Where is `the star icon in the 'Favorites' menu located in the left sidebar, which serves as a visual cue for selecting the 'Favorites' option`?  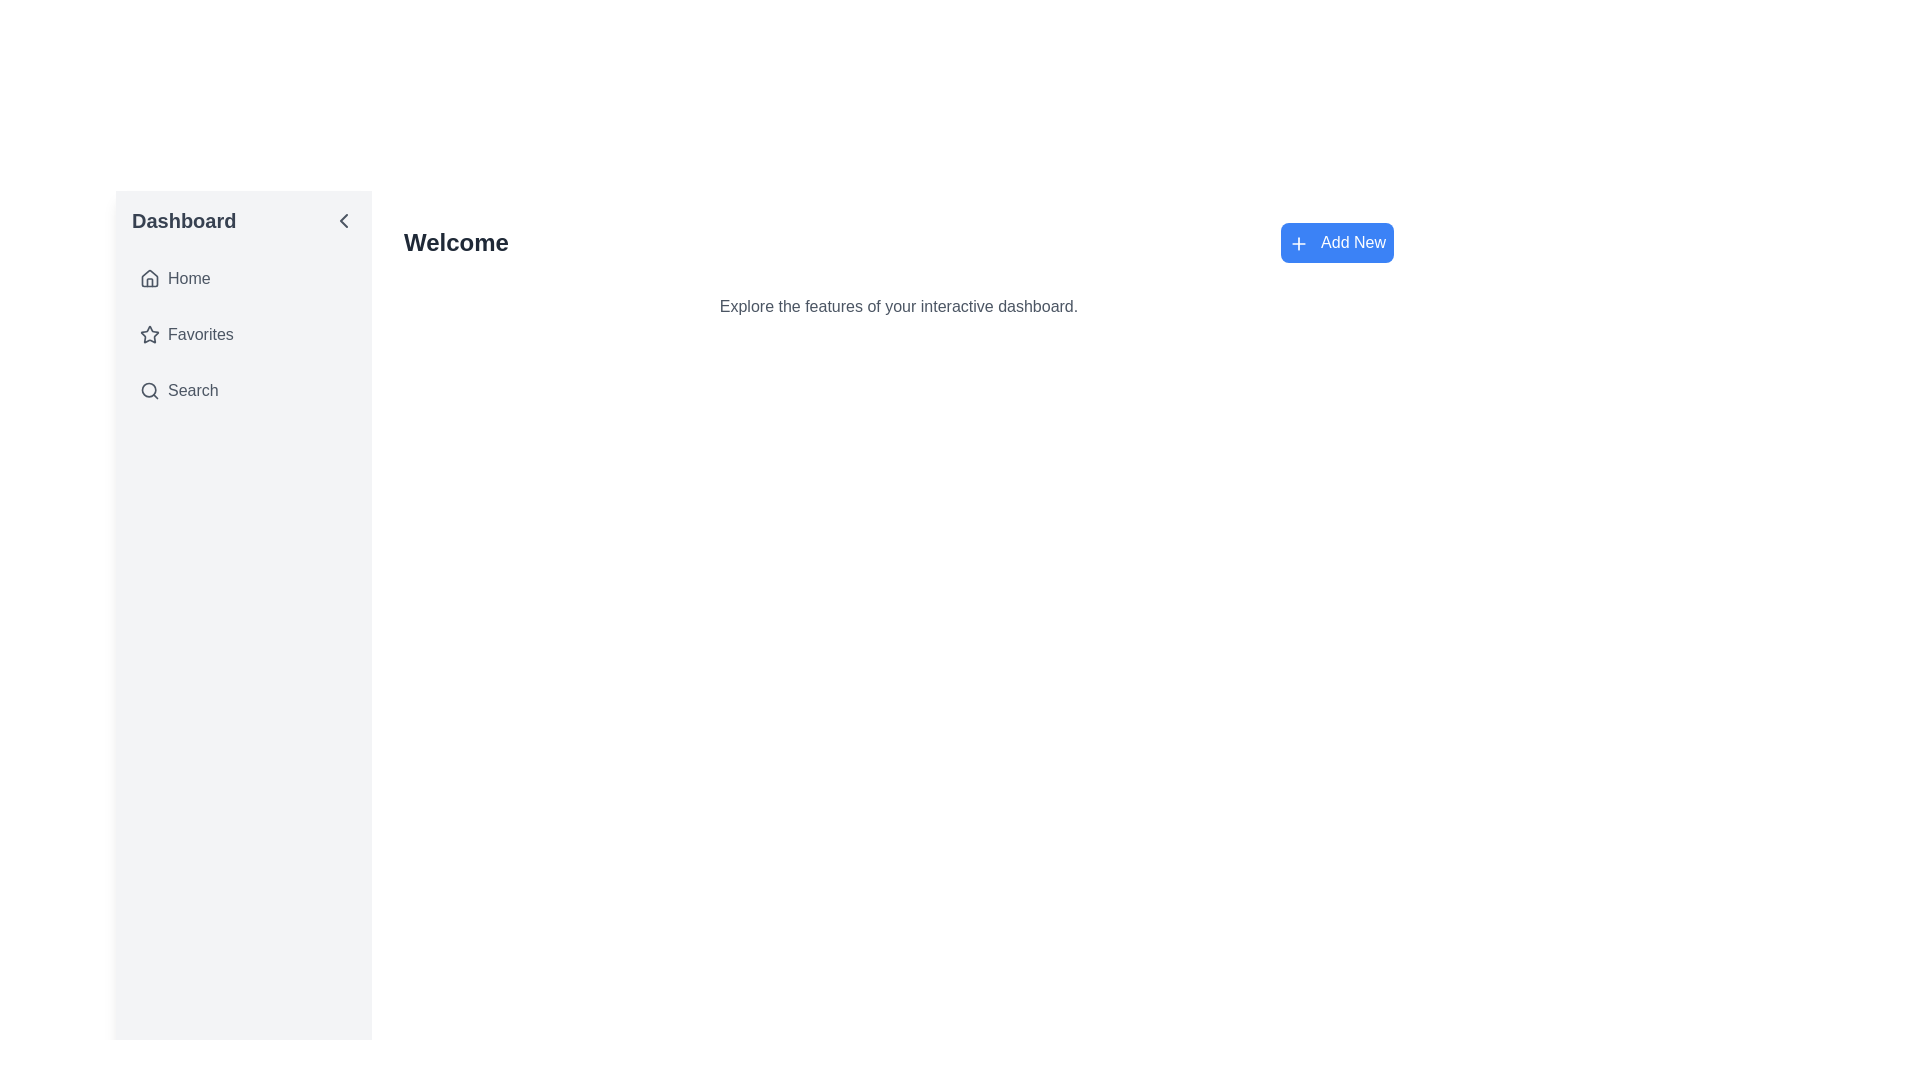
the star icon in the 'Favorites' menu located in the left sidebar, which serves as a visual cue for selecting the 'Favorites' option is located at coordinates (148, 334).